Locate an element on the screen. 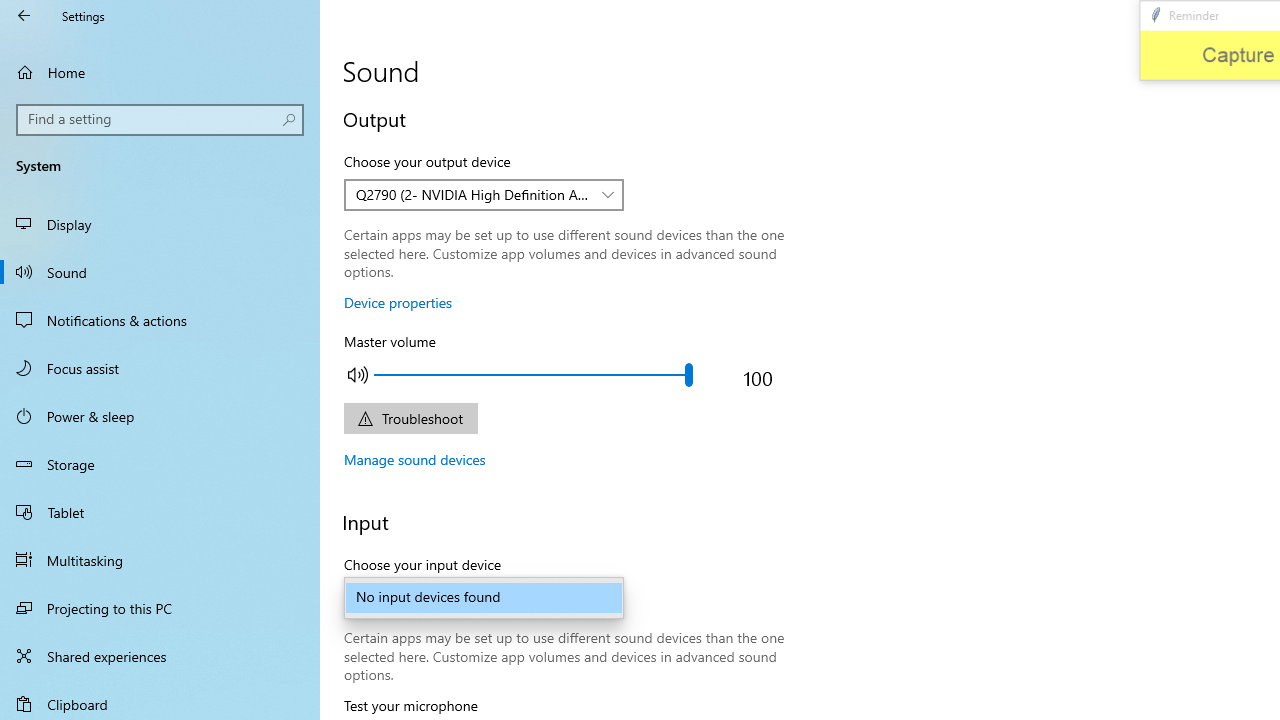 The width and height of the screenshot is (1280, 720). 'Storage' is located at coordinates (160, 464).